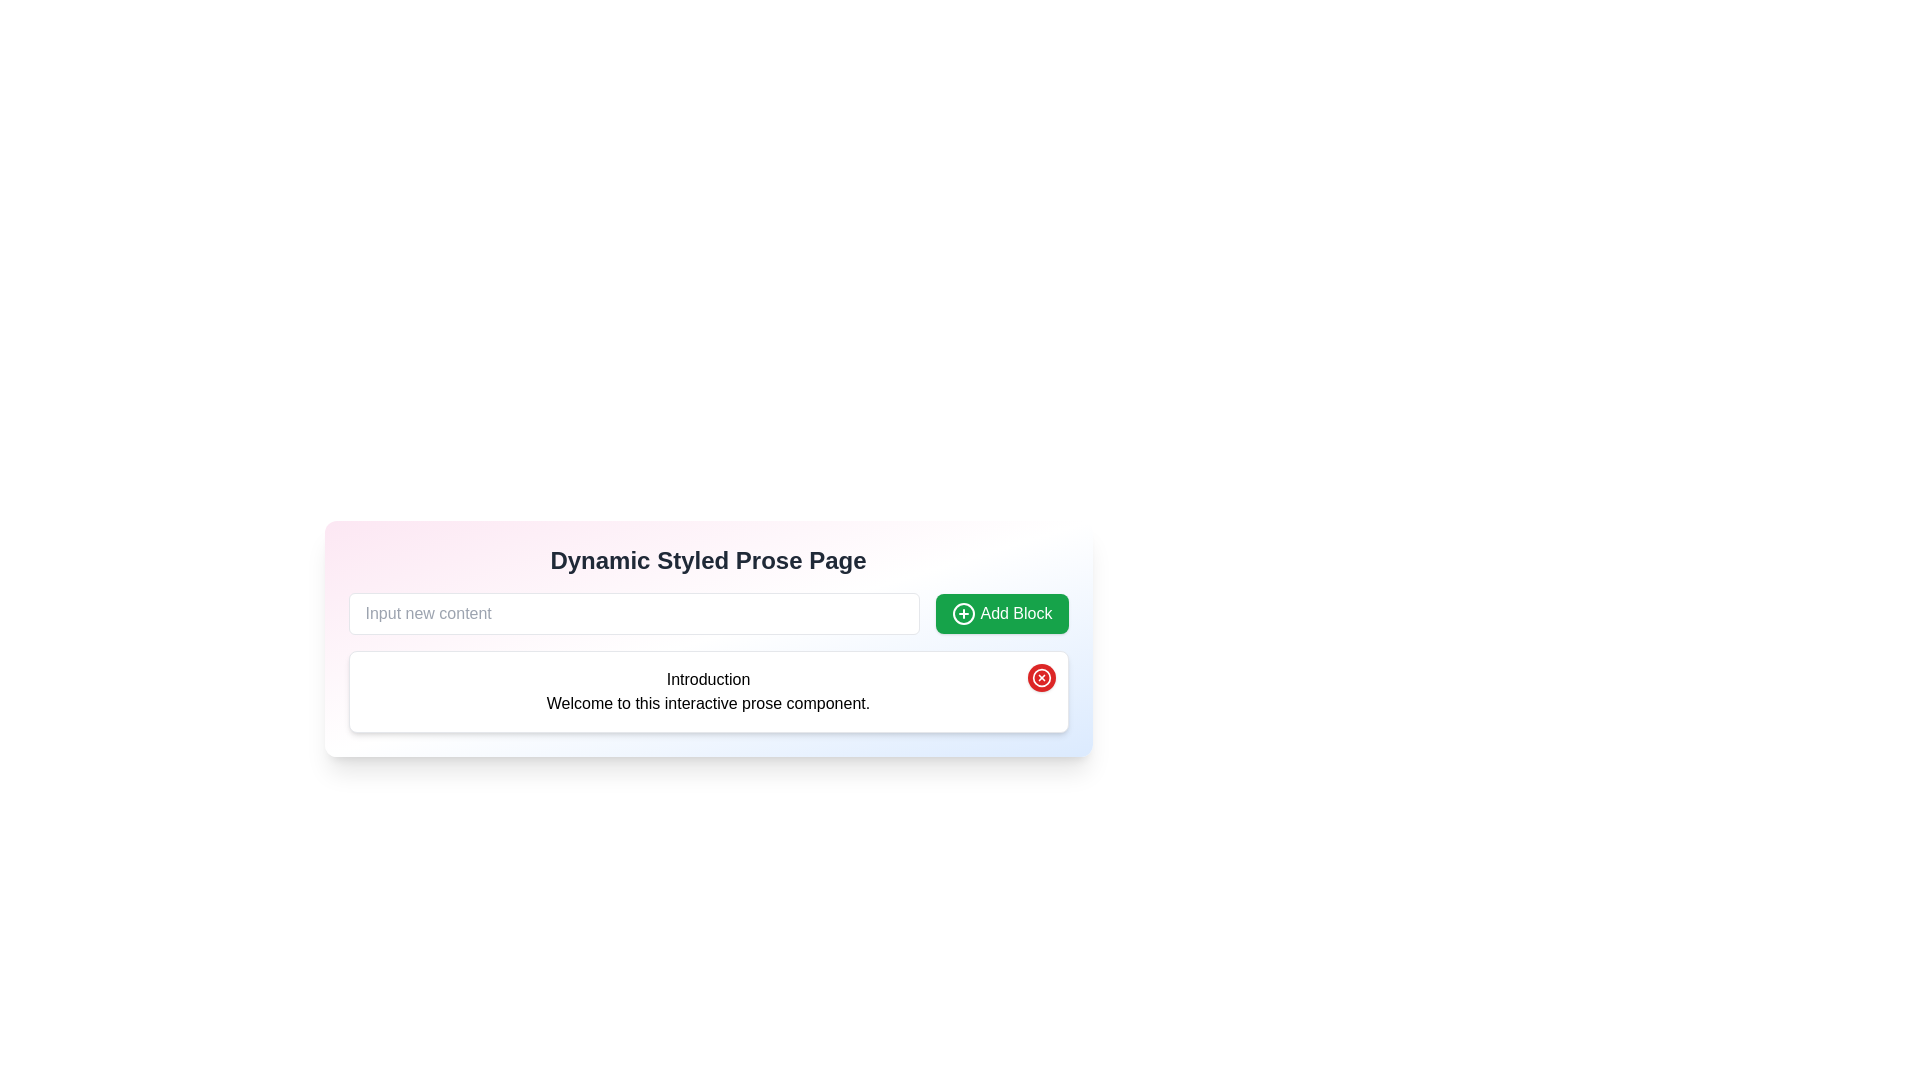 The image size is (1920, 1080). Describe the element at coordinates (964, 612) in the screenshot. I see `the circular icon with a plus sign located in the center of the green 'Add Block' button in the top-right corner of the interface` at that location.